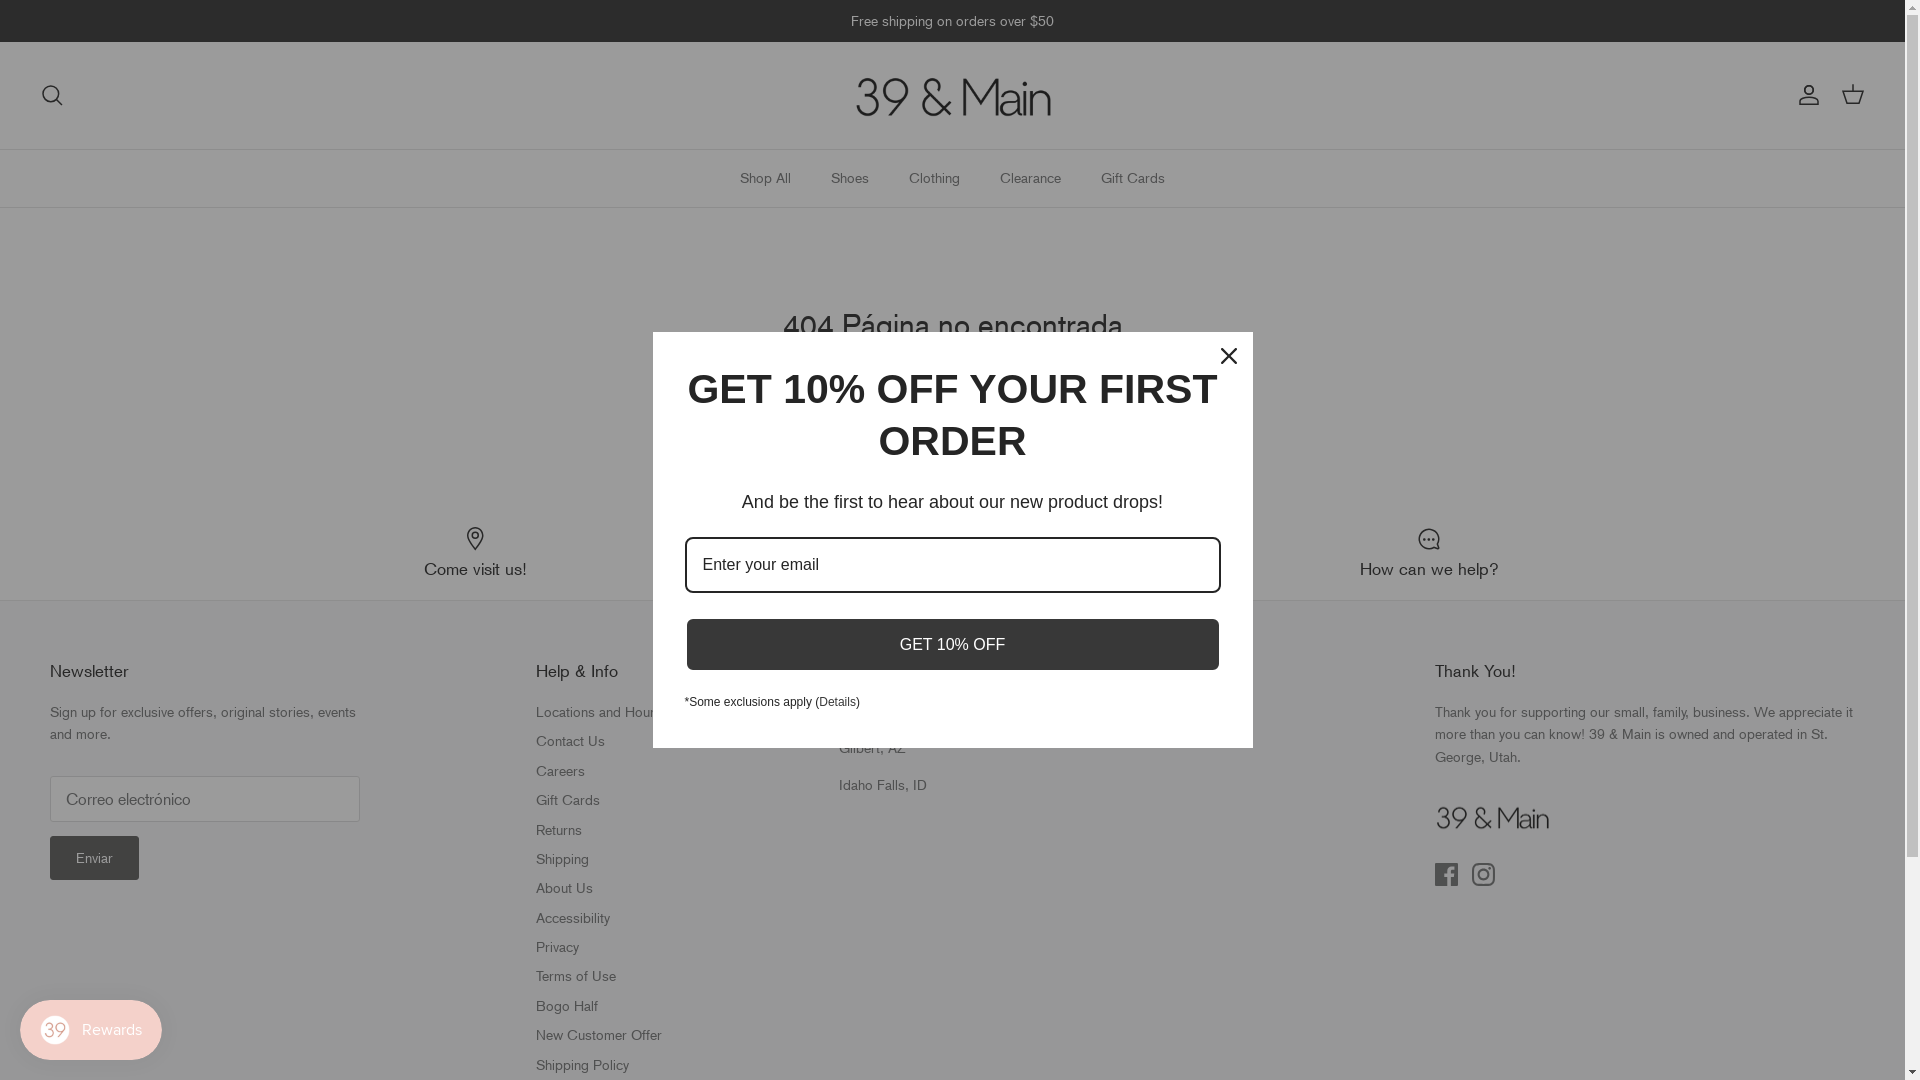 The width and height of the screenshot is (1920, 1080). I want to click on 'Clearance', so click(982, 177).